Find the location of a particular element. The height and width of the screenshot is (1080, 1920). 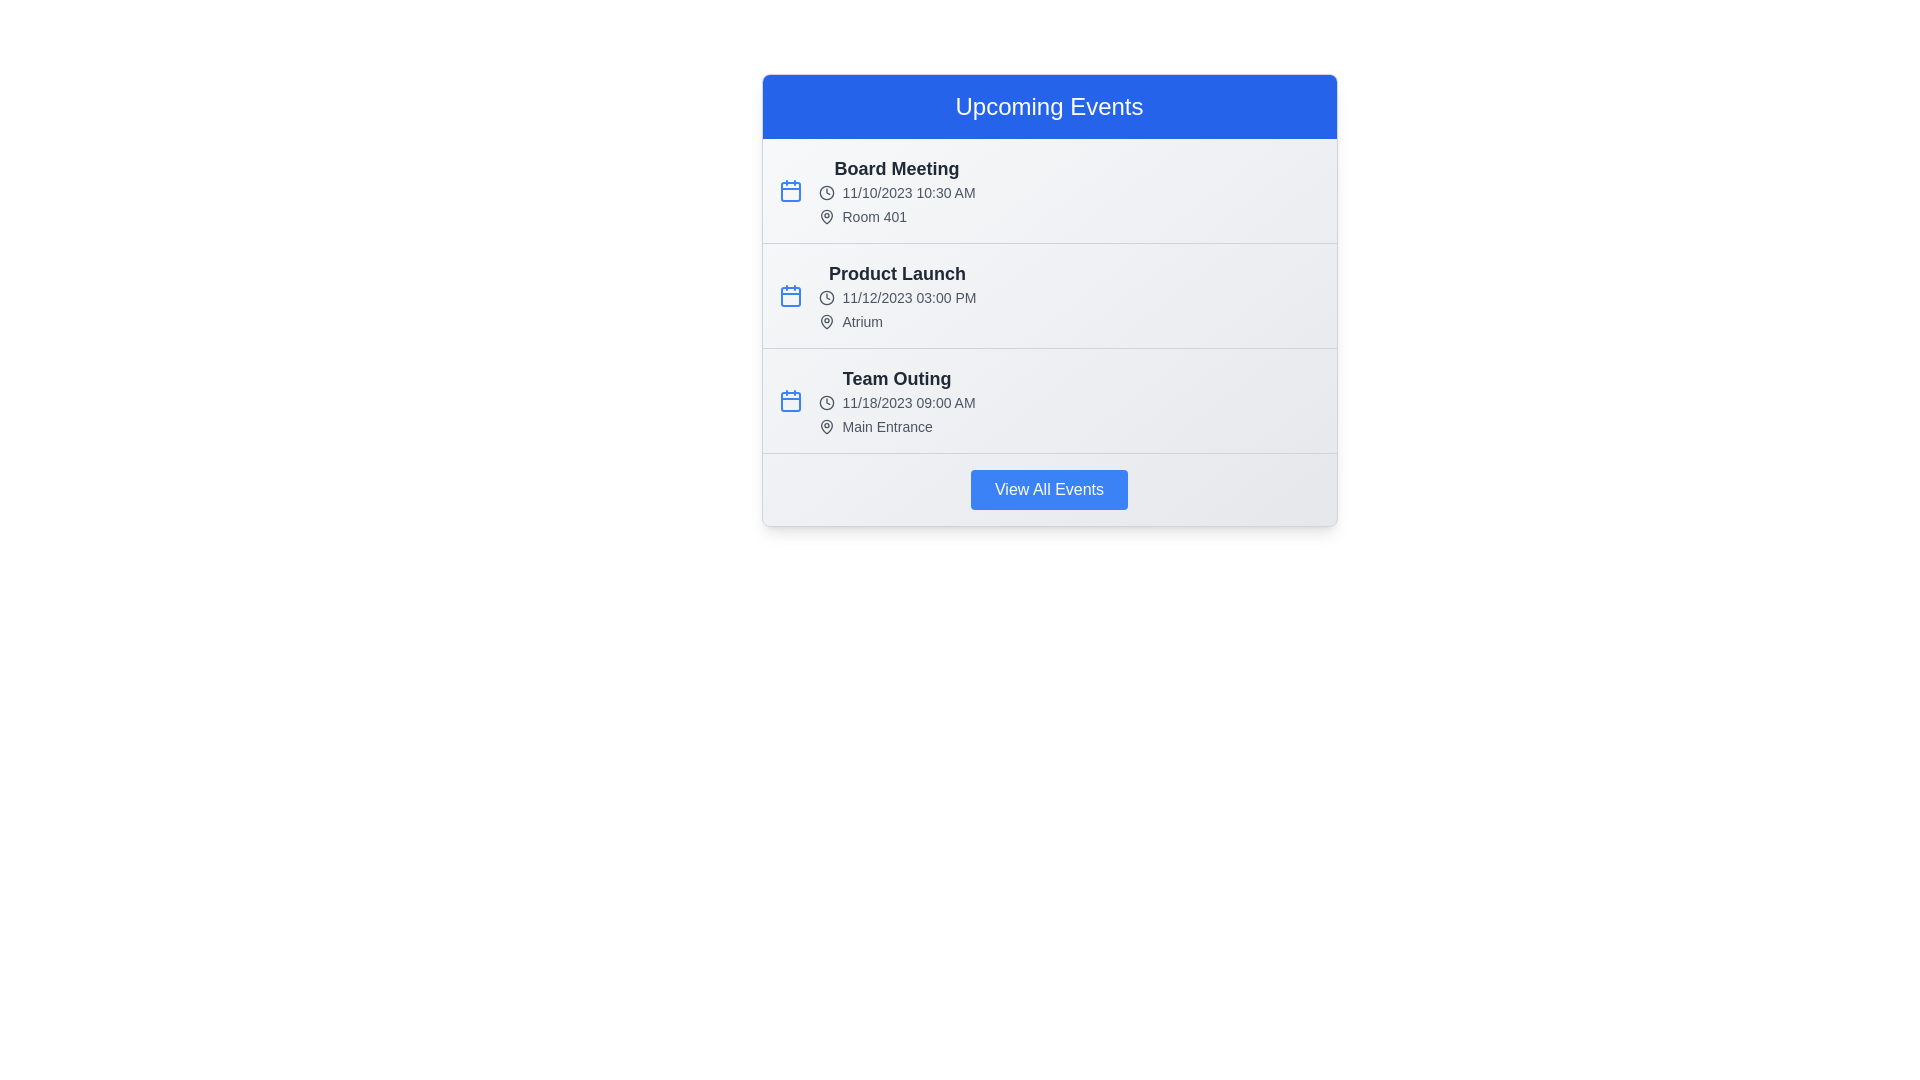

the icon that indicates the associated time information for the event on the left of the date '11/12/2023 03:00 PM' under 'Upcoming Events' is located at coordinates (826, 297).